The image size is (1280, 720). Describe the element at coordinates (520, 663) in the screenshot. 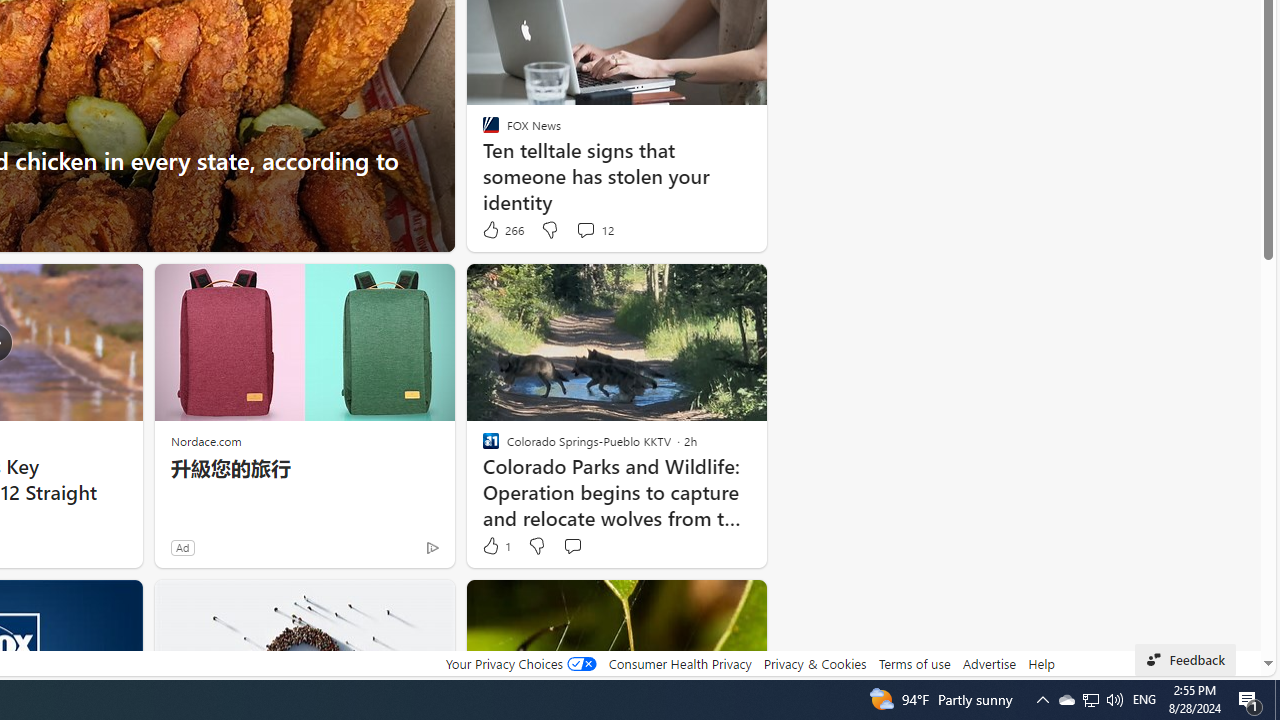

I see `'Your Privacy Choices'` at that location.